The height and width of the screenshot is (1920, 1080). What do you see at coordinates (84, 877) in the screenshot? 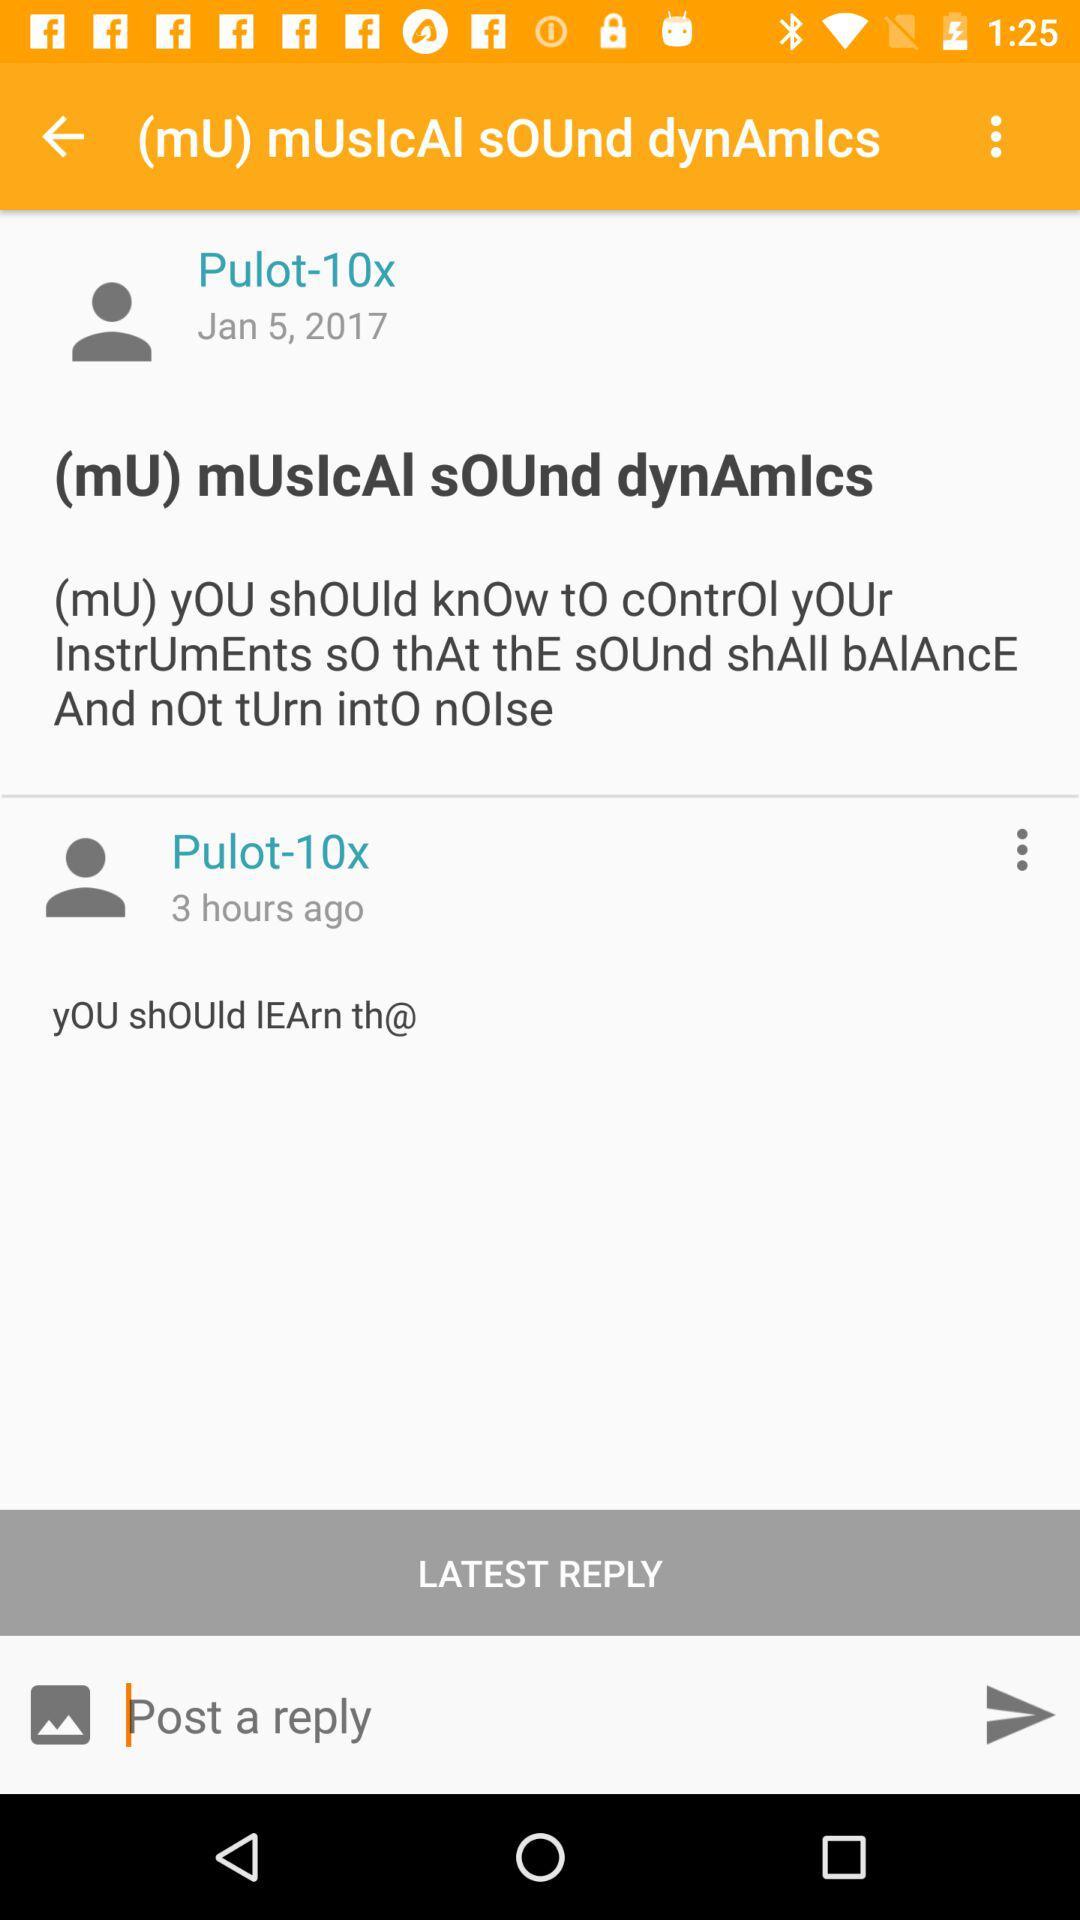
I see `profile` at bounding box center [84, 877].